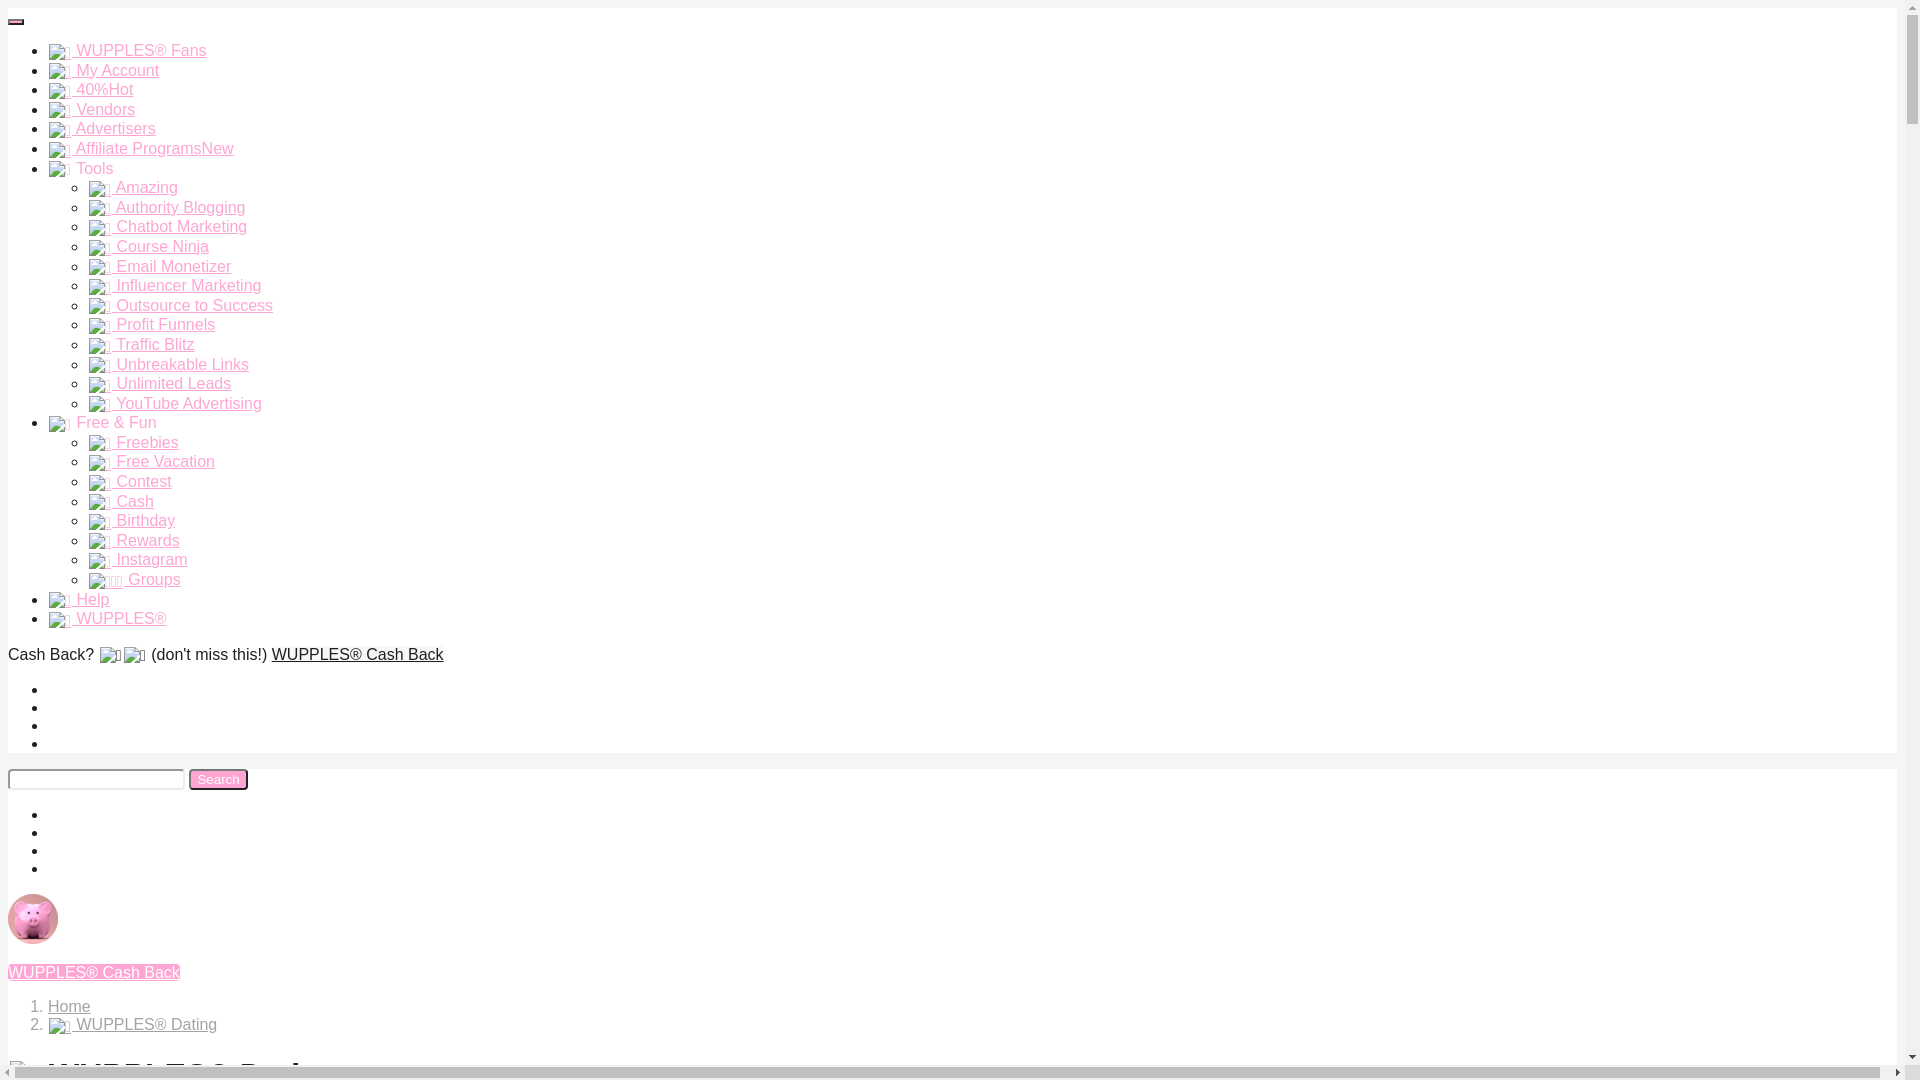  What do you see at coordinates (48, 128) in the screenshot?
I see `'Advertisers'` at bounding box center [48, 128].